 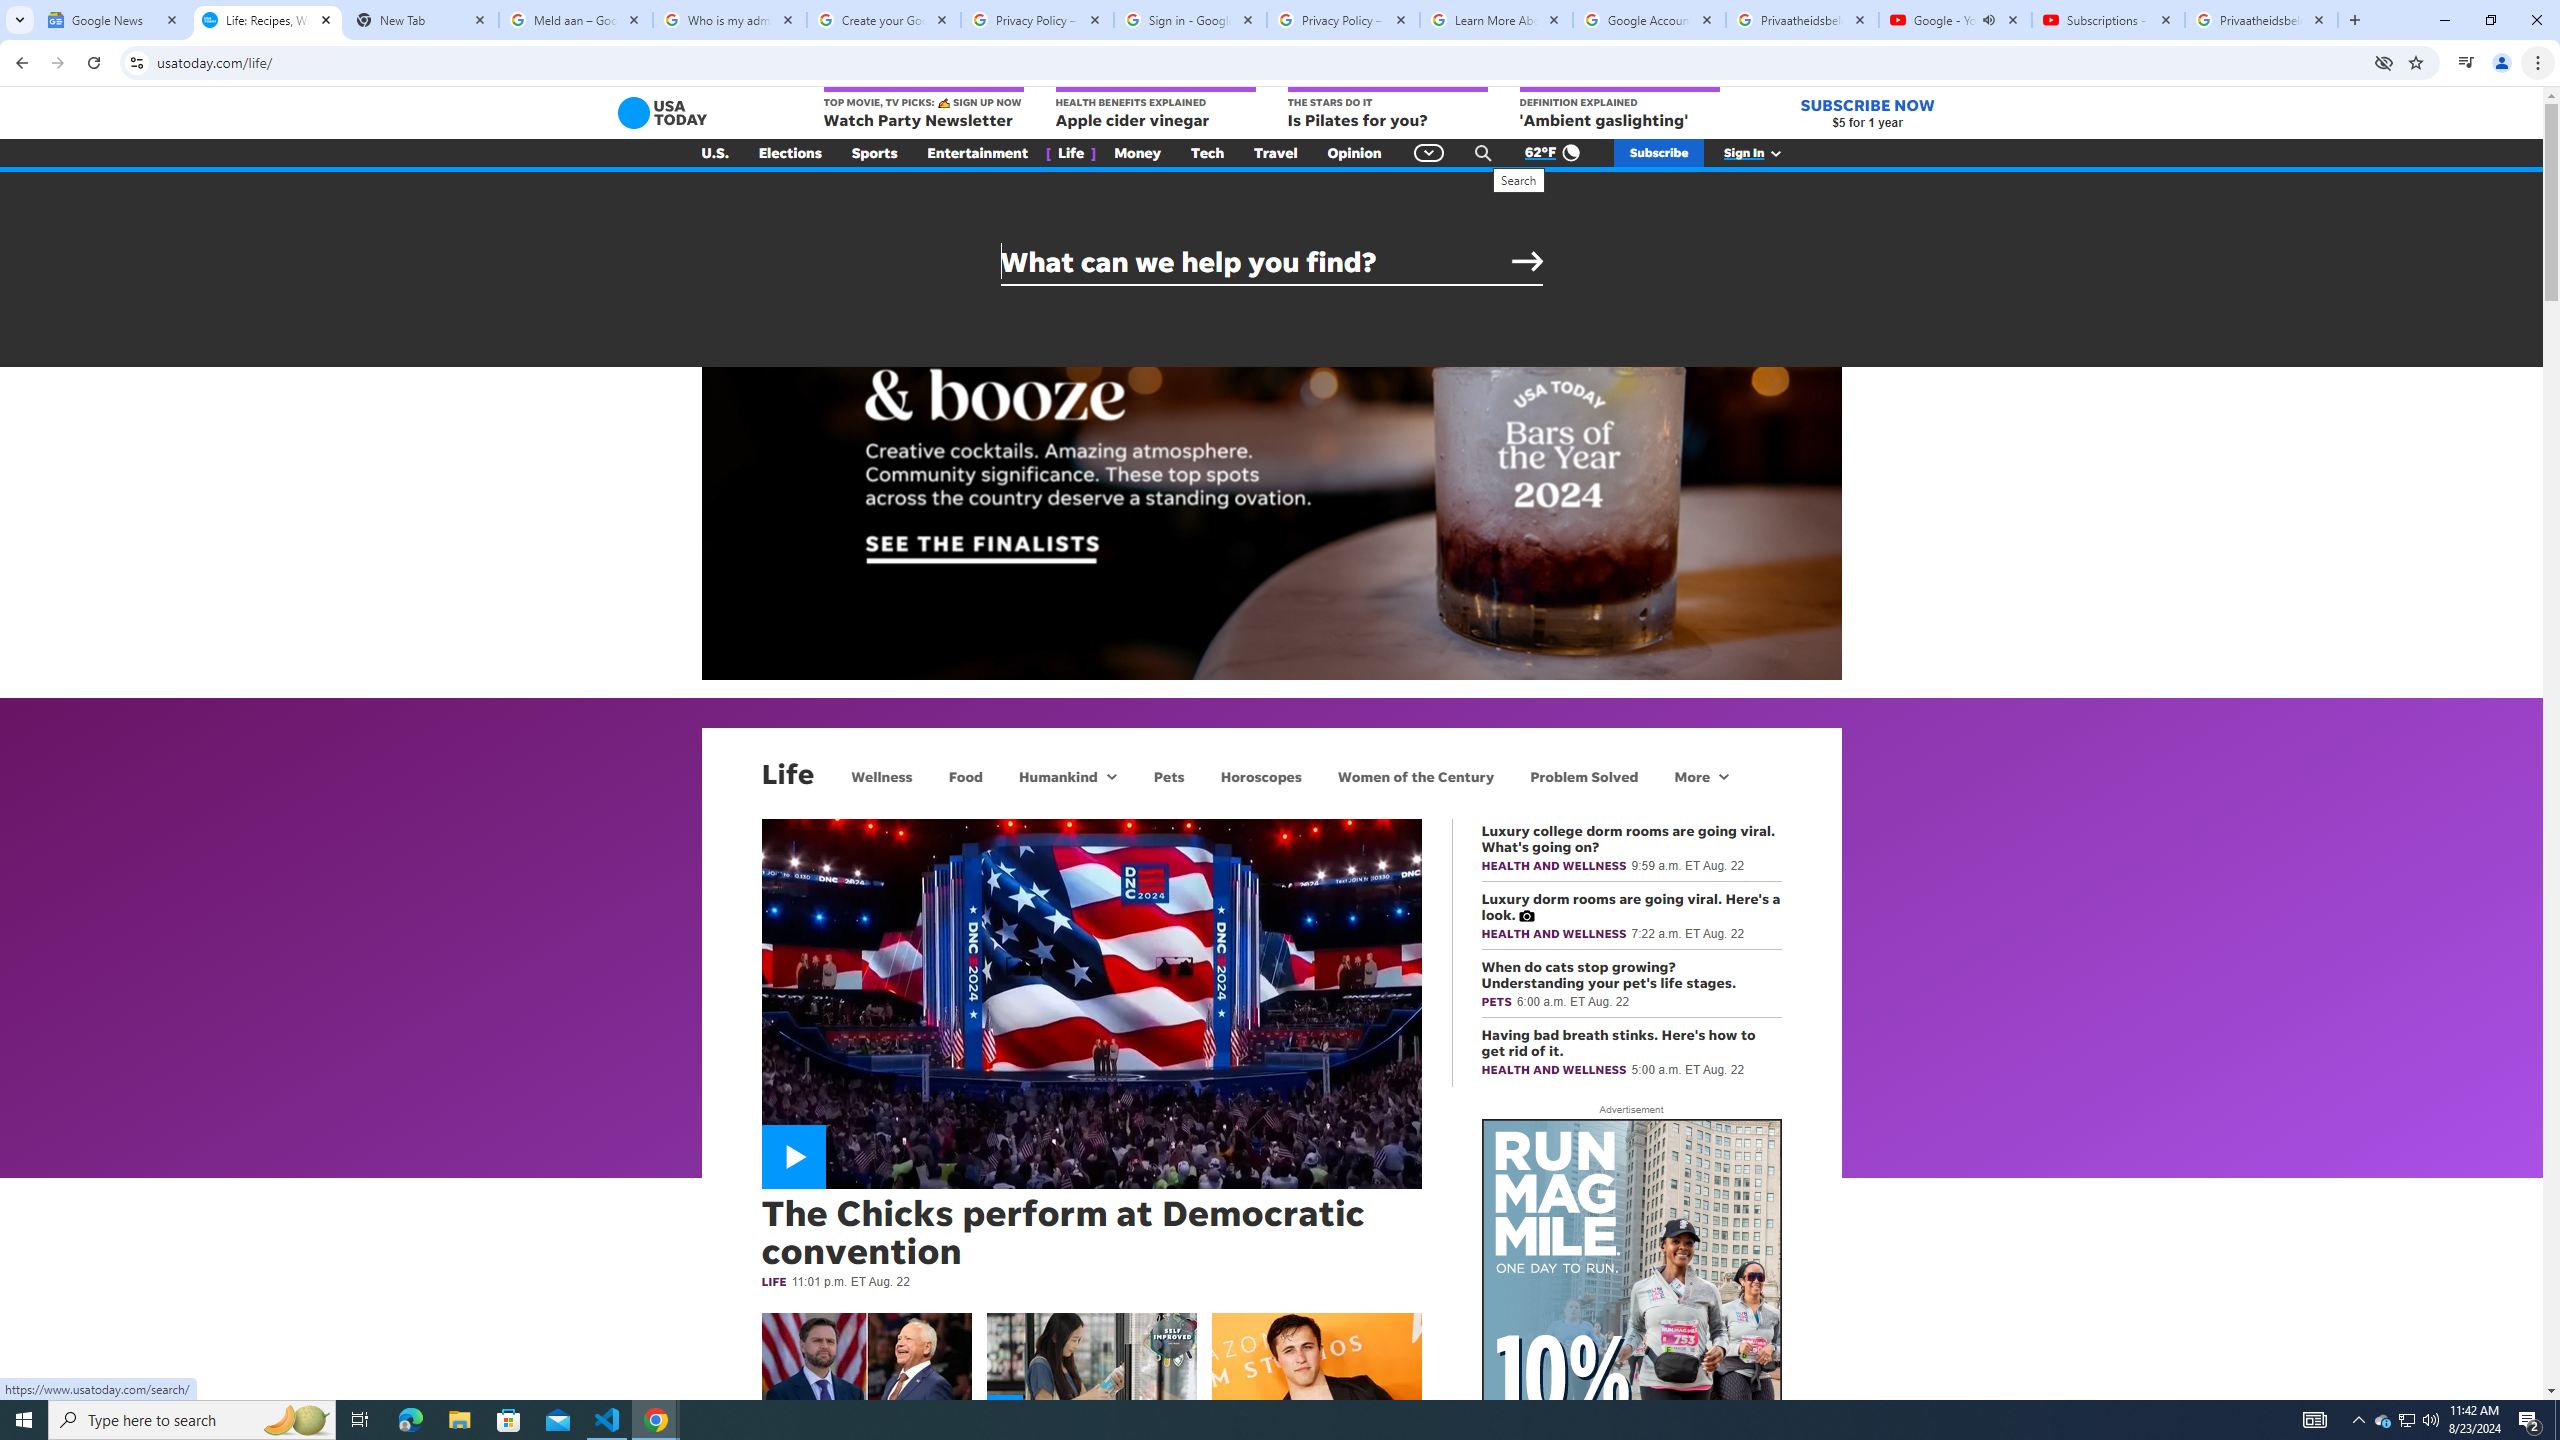 I want to click on 'Life: Recipes, Wellness & Horoscopes - USA TODAY', so click(x=266, y=19).